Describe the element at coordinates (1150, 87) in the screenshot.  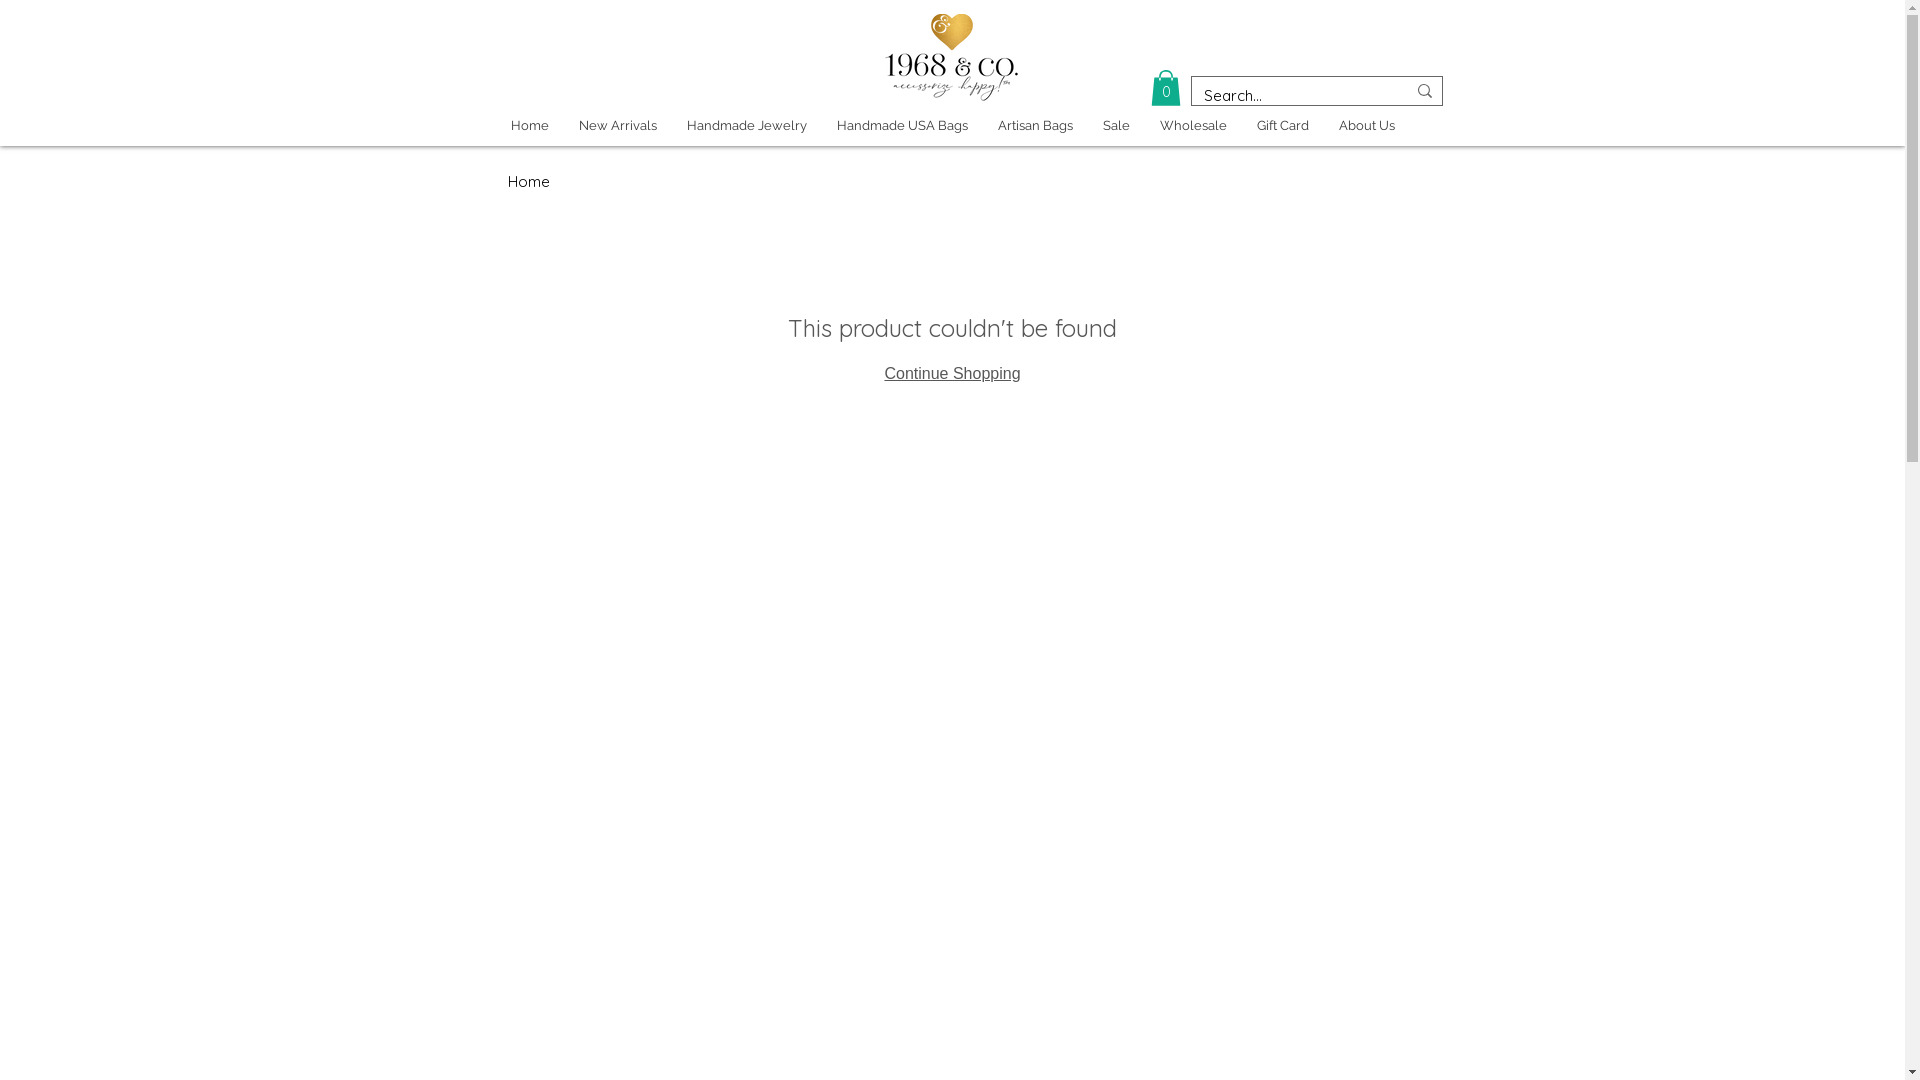
I see `'0'` at that location.